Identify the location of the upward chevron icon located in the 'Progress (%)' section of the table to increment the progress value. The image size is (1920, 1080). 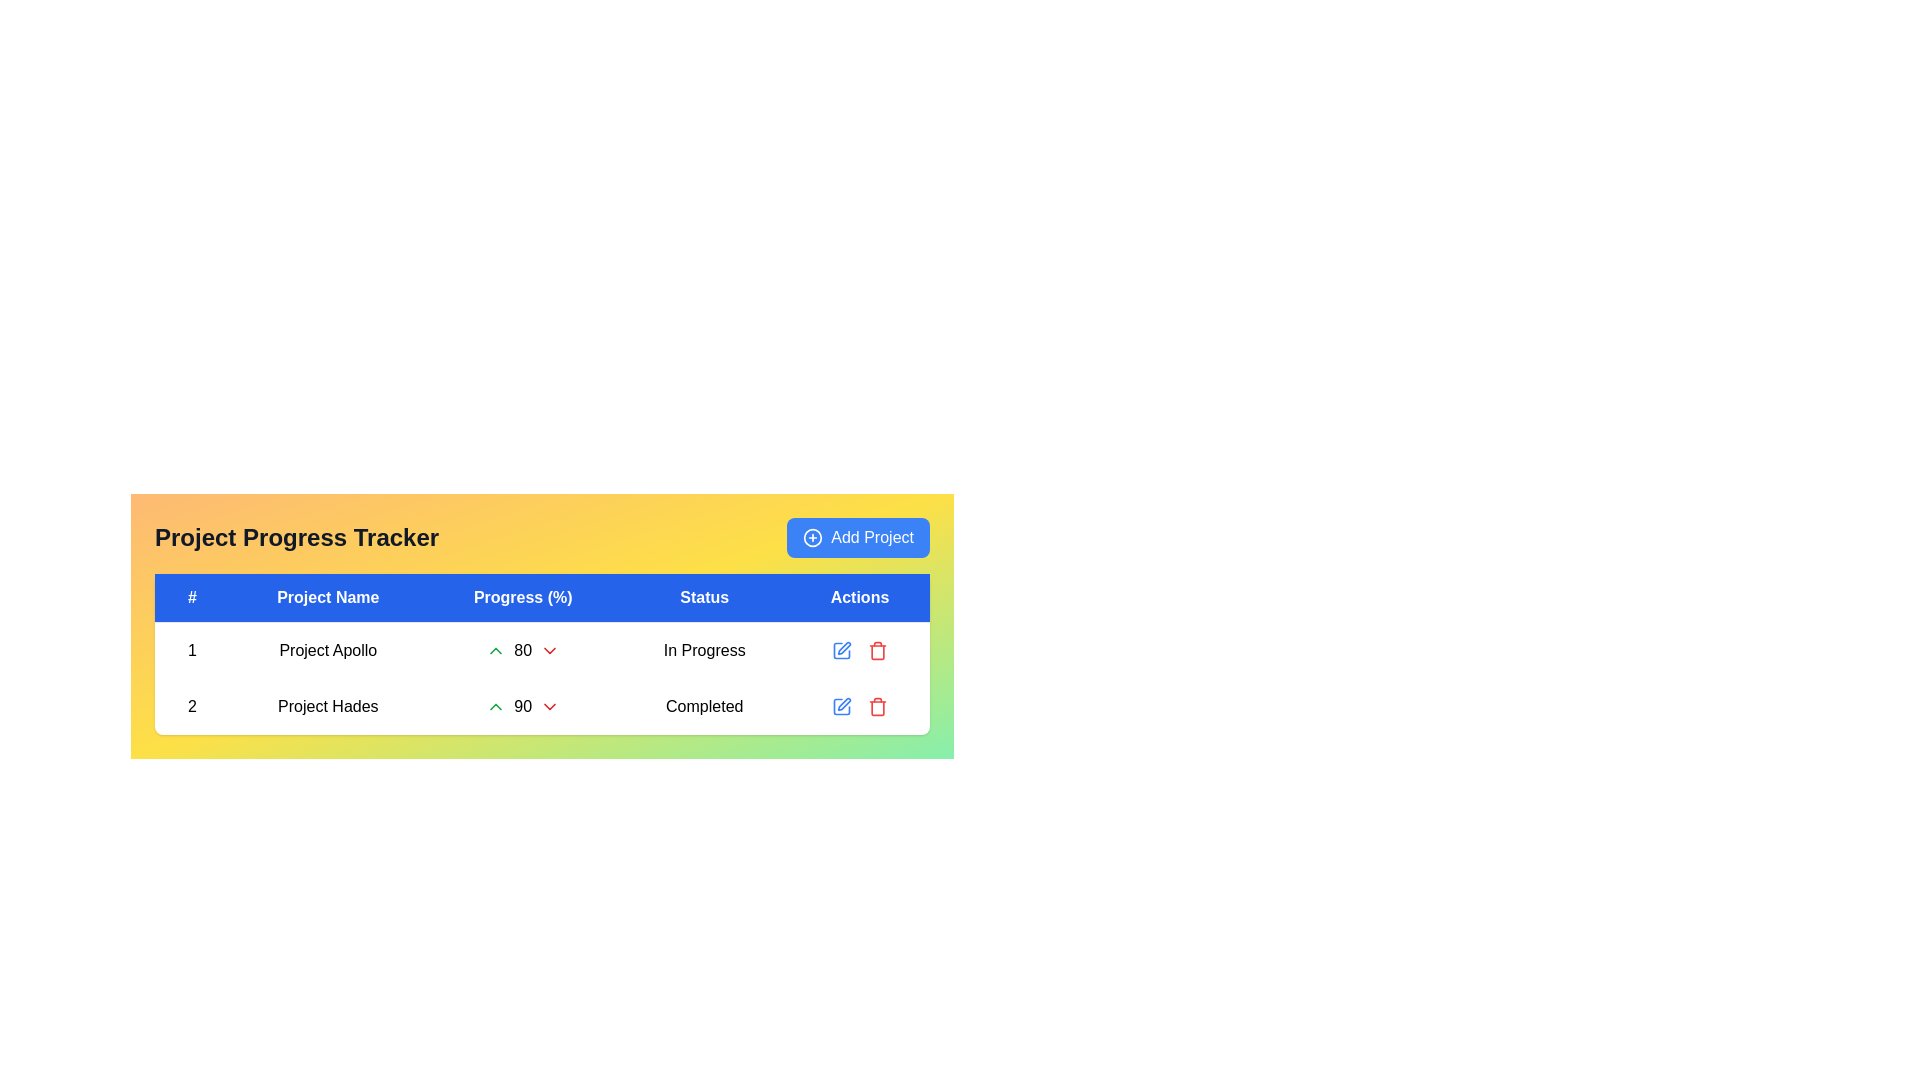
(496, 651).